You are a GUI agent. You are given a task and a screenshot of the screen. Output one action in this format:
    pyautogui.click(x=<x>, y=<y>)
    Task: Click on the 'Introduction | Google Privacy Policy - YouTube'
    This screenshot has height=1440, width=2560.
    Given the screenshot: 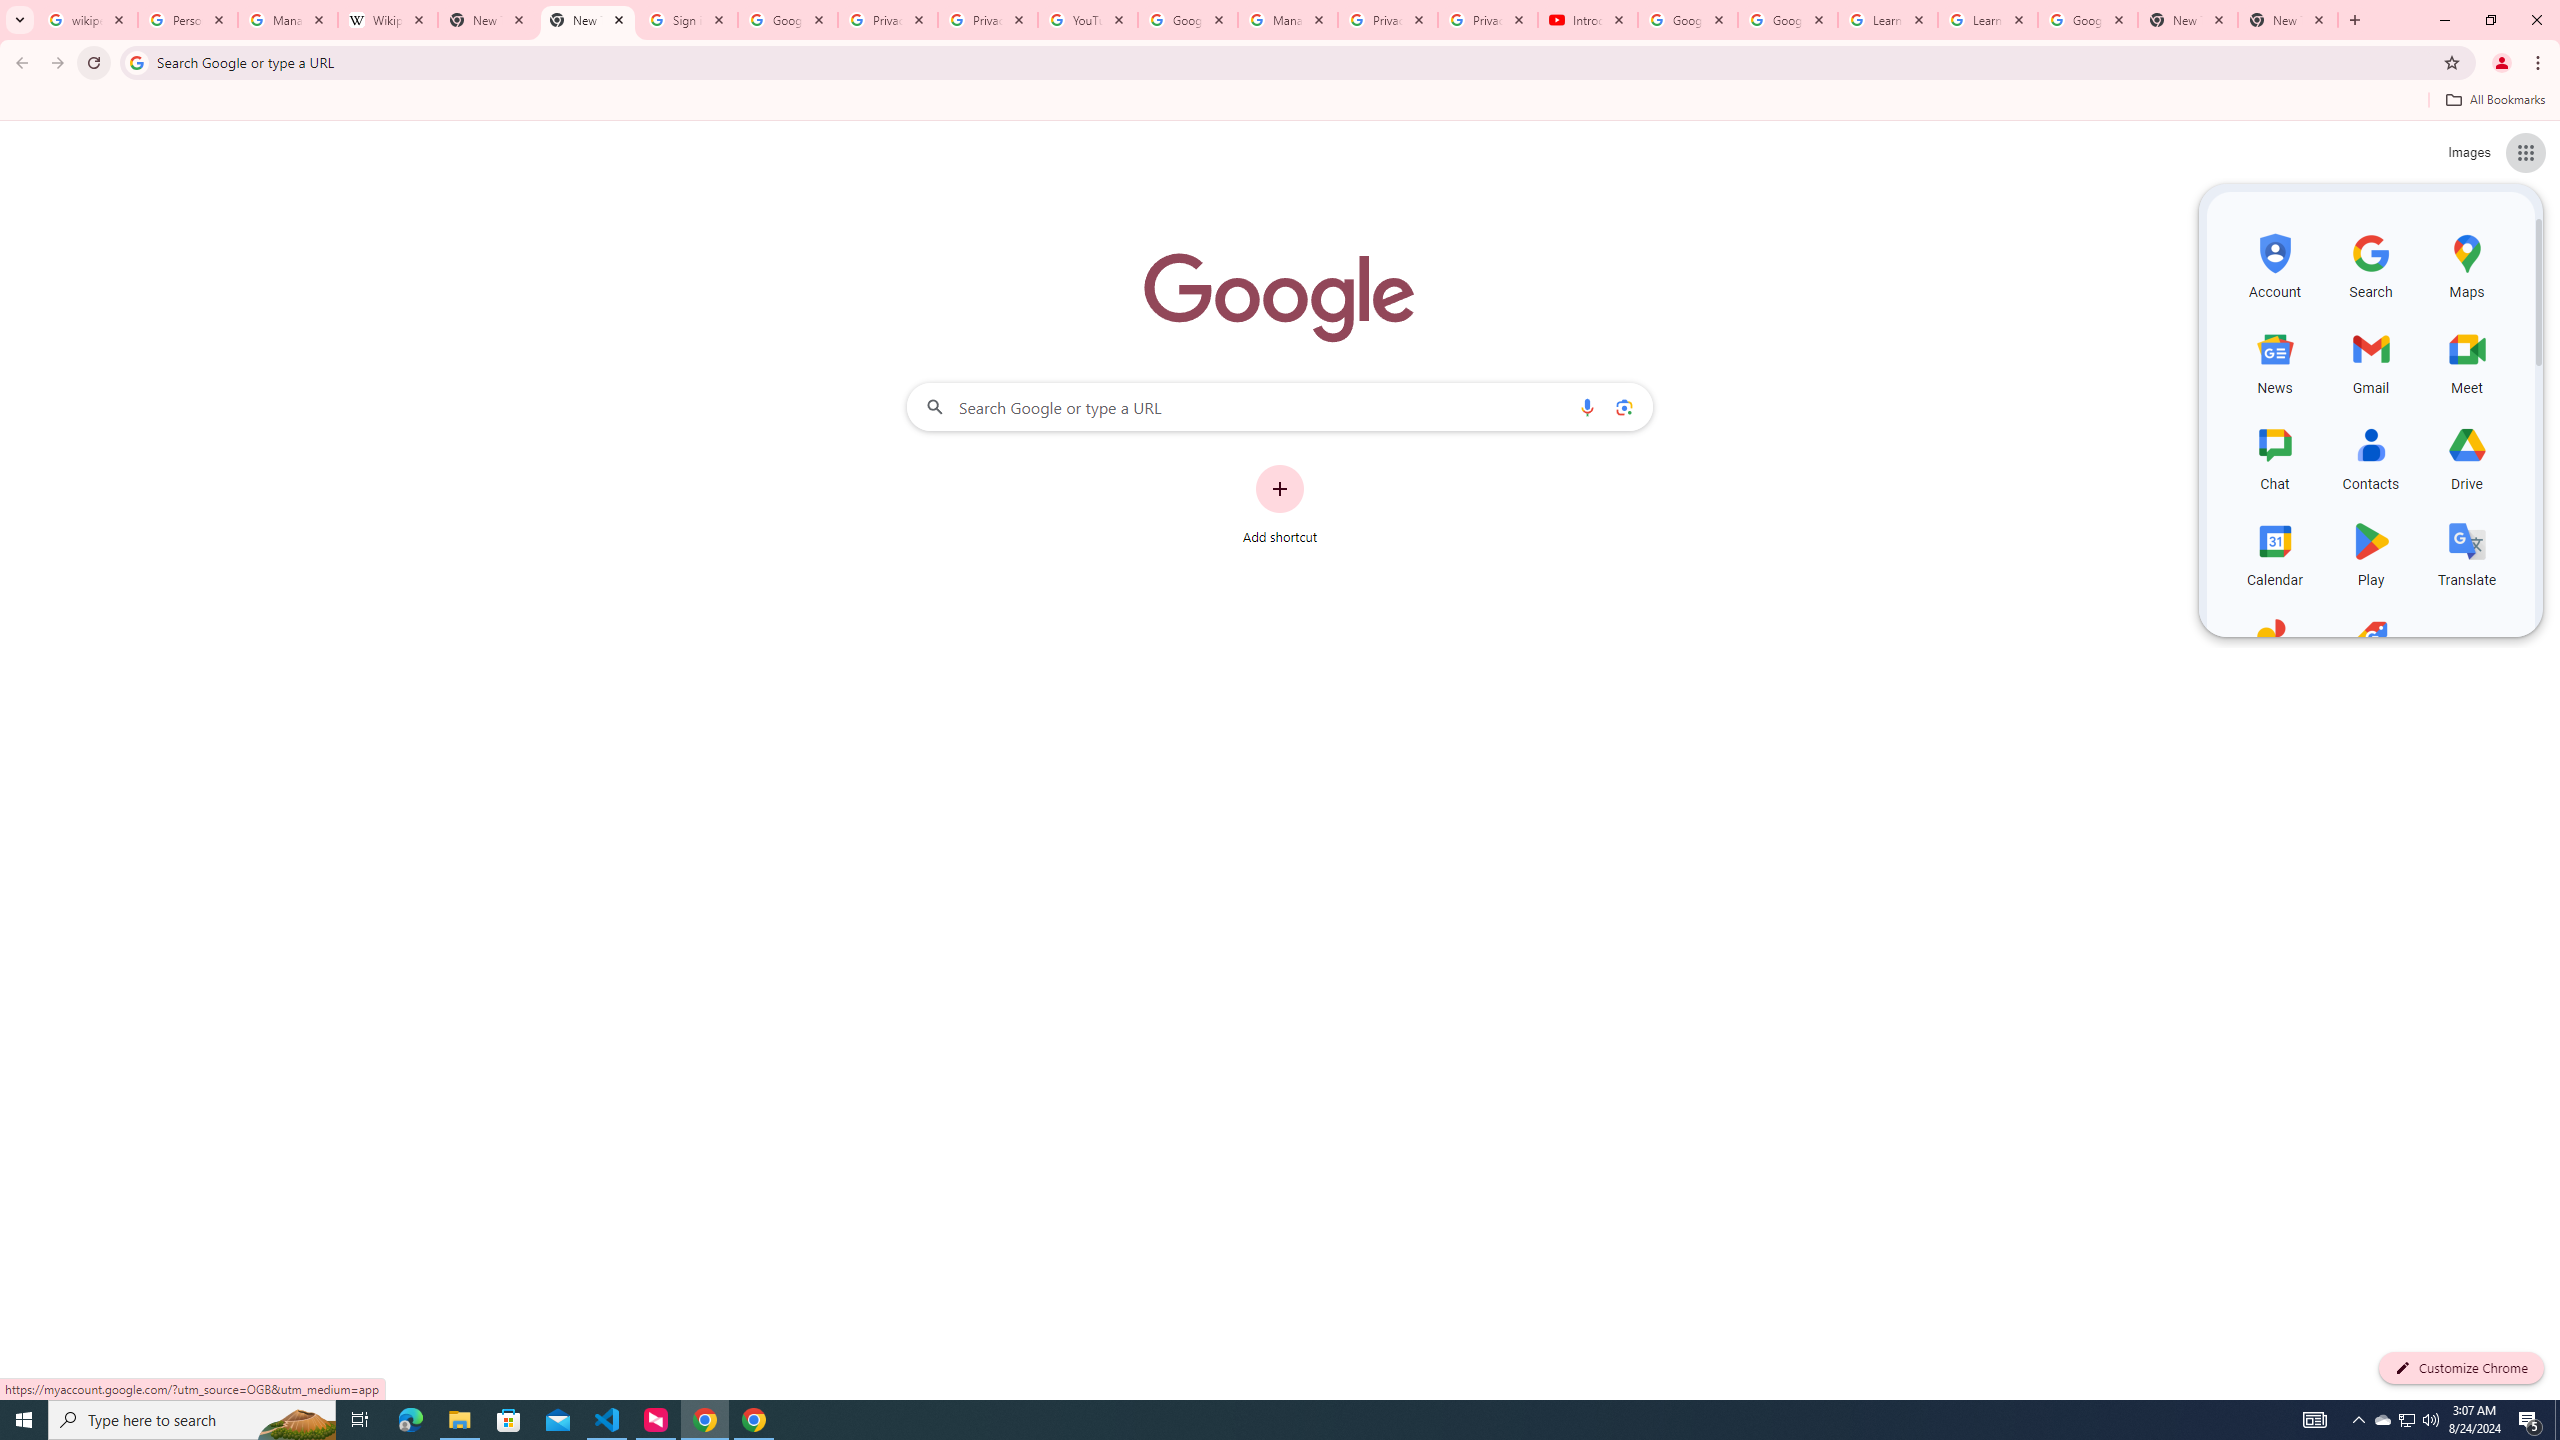 What is the action you would take?
    pyautogui.click(x=1586, y=19)
    